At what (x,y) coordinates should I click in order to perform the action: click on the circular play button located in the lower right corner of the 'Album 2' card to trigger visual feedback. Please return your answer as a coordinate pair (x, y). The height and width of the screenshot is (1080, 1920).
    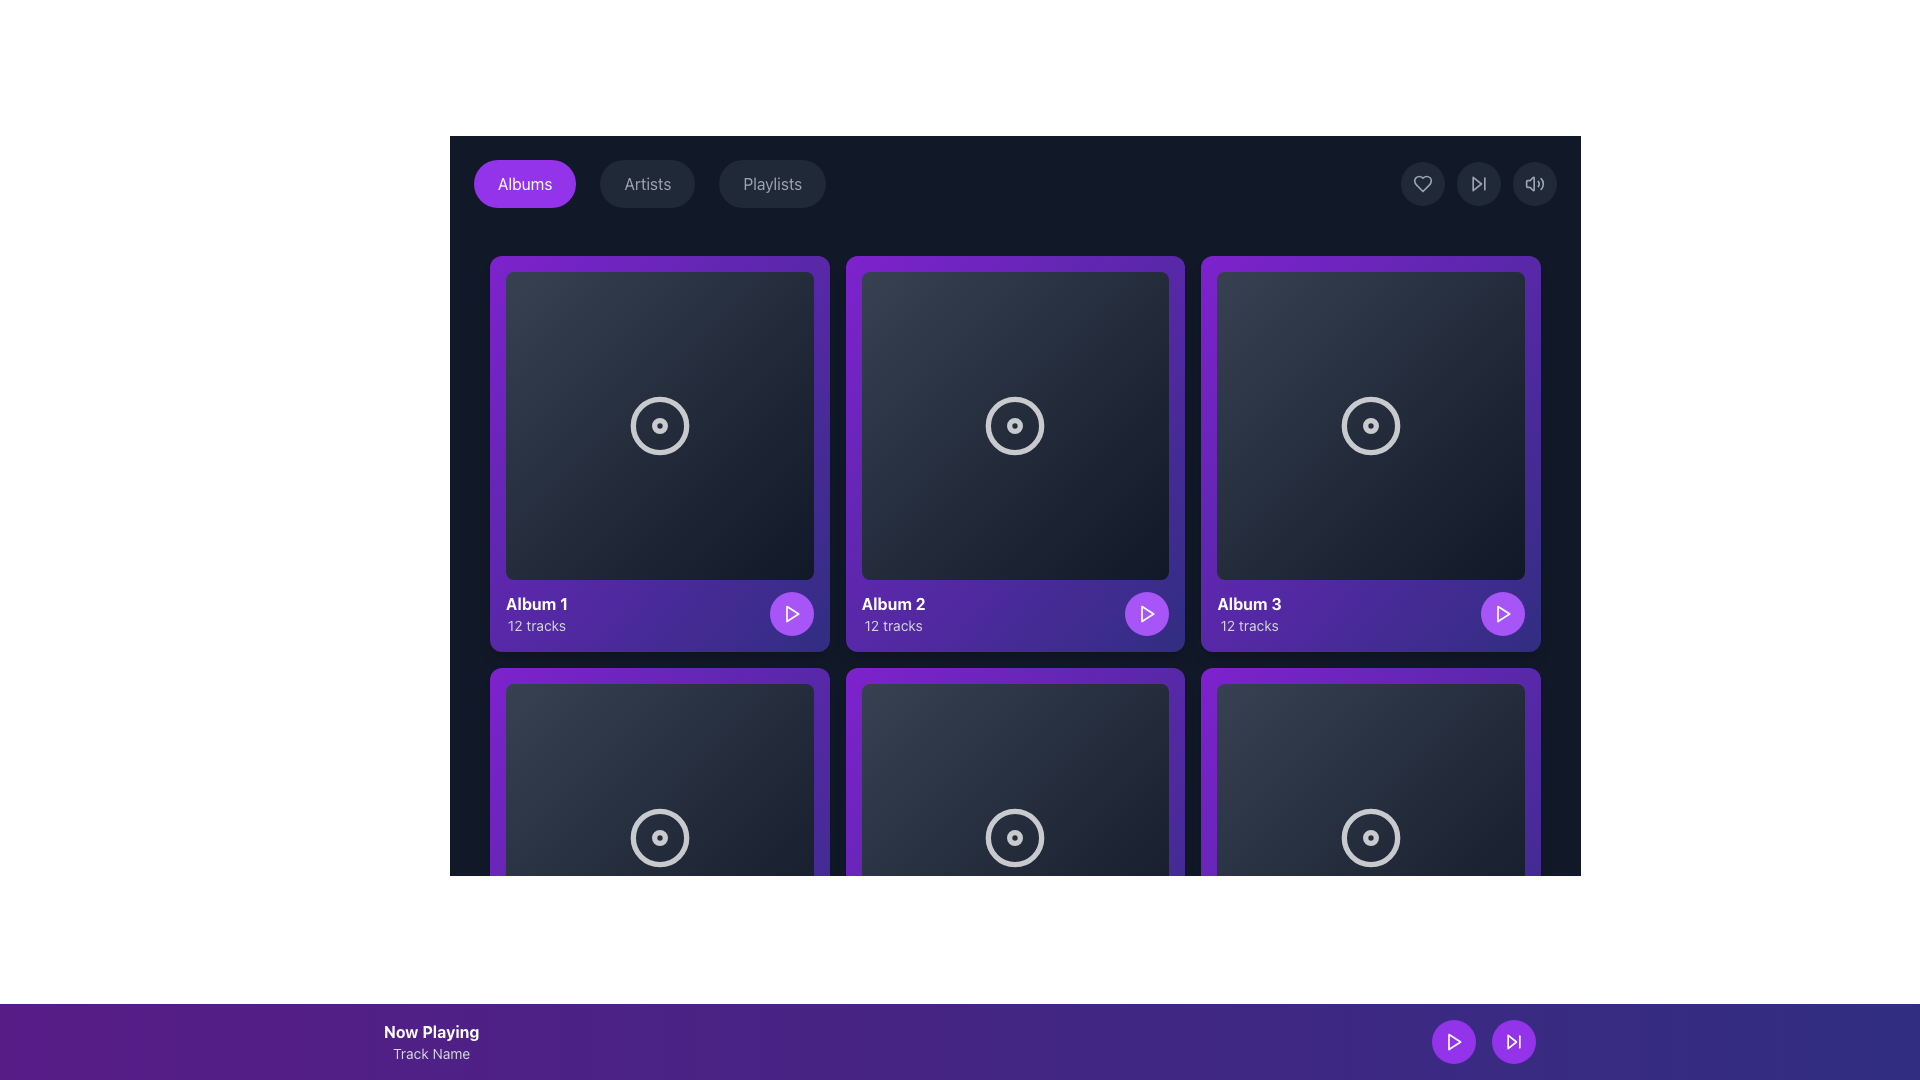
    Looking at the image, I should click on (790, 612).